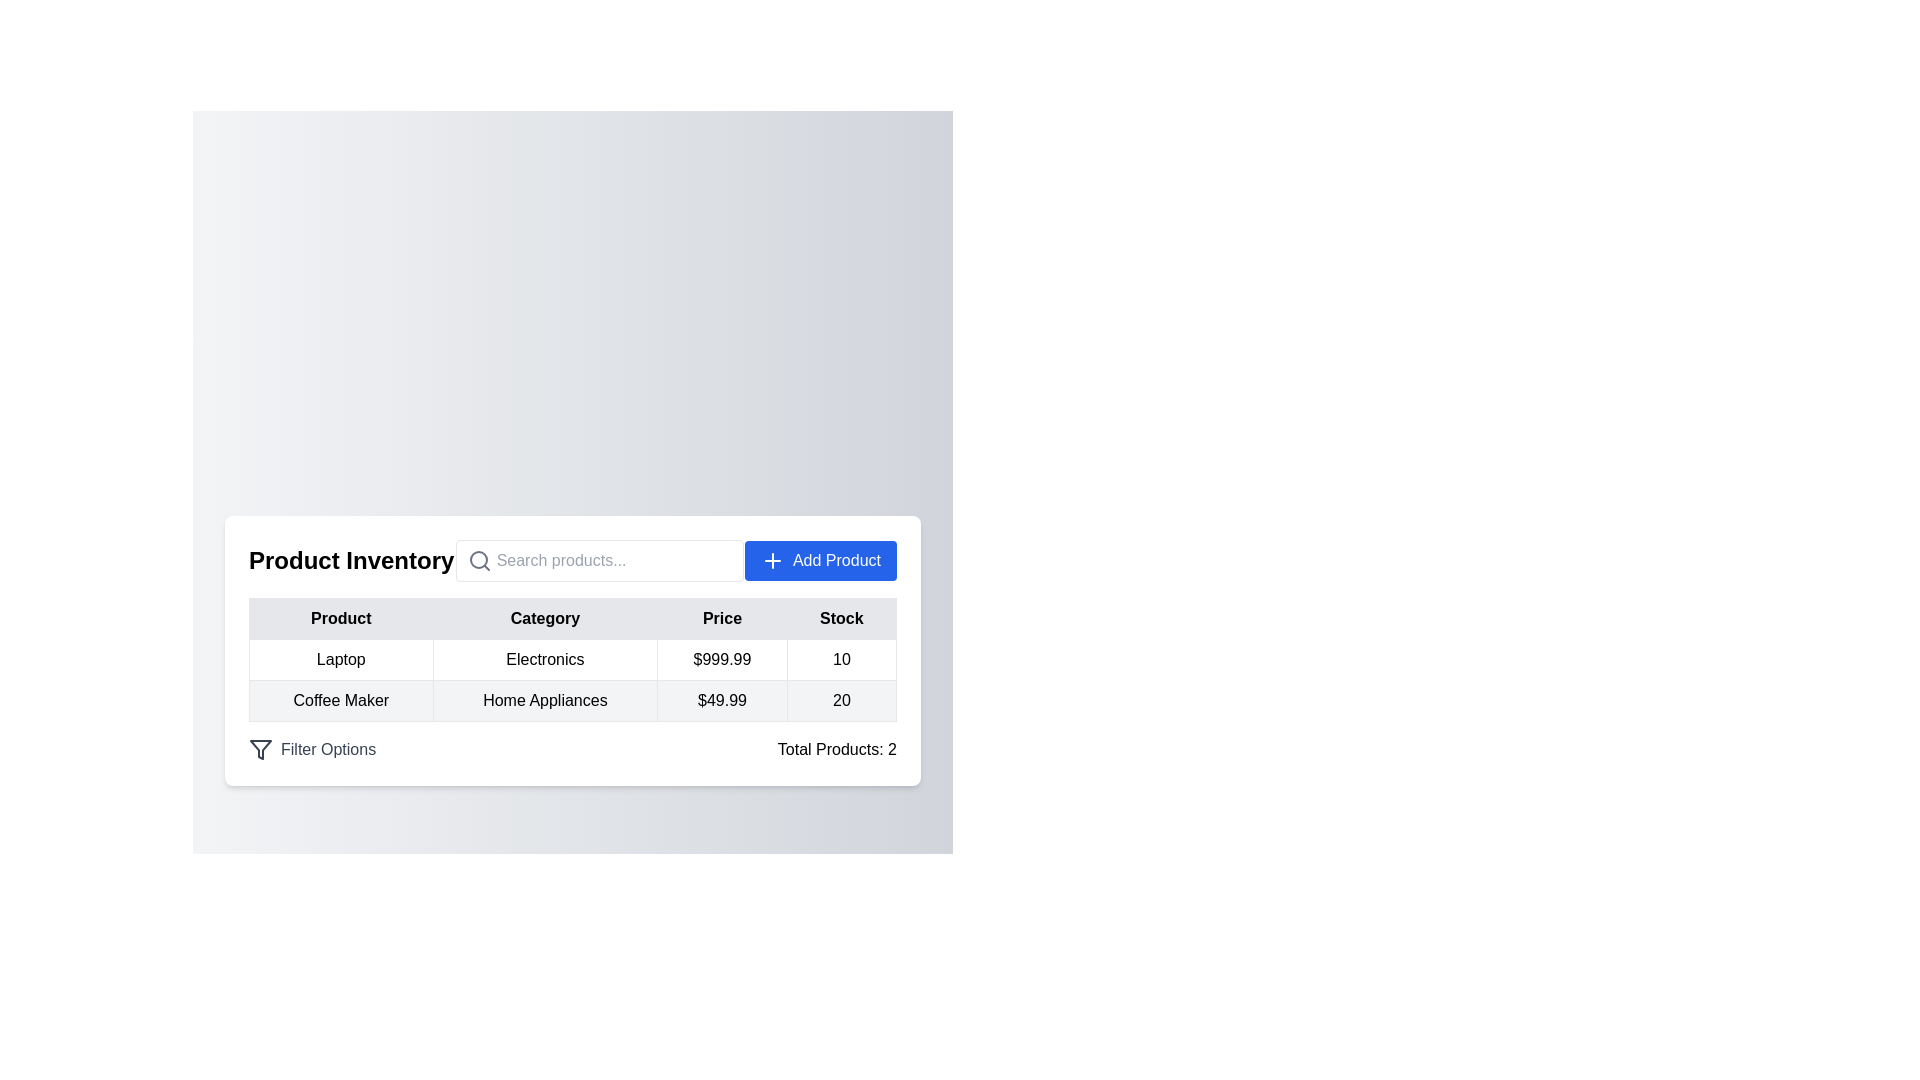 This screenshot has height=1080, width=1920. I want to click on the funnel-shaped filter icon located at the left end of the 'Filter Options' button, so click(259, 749).